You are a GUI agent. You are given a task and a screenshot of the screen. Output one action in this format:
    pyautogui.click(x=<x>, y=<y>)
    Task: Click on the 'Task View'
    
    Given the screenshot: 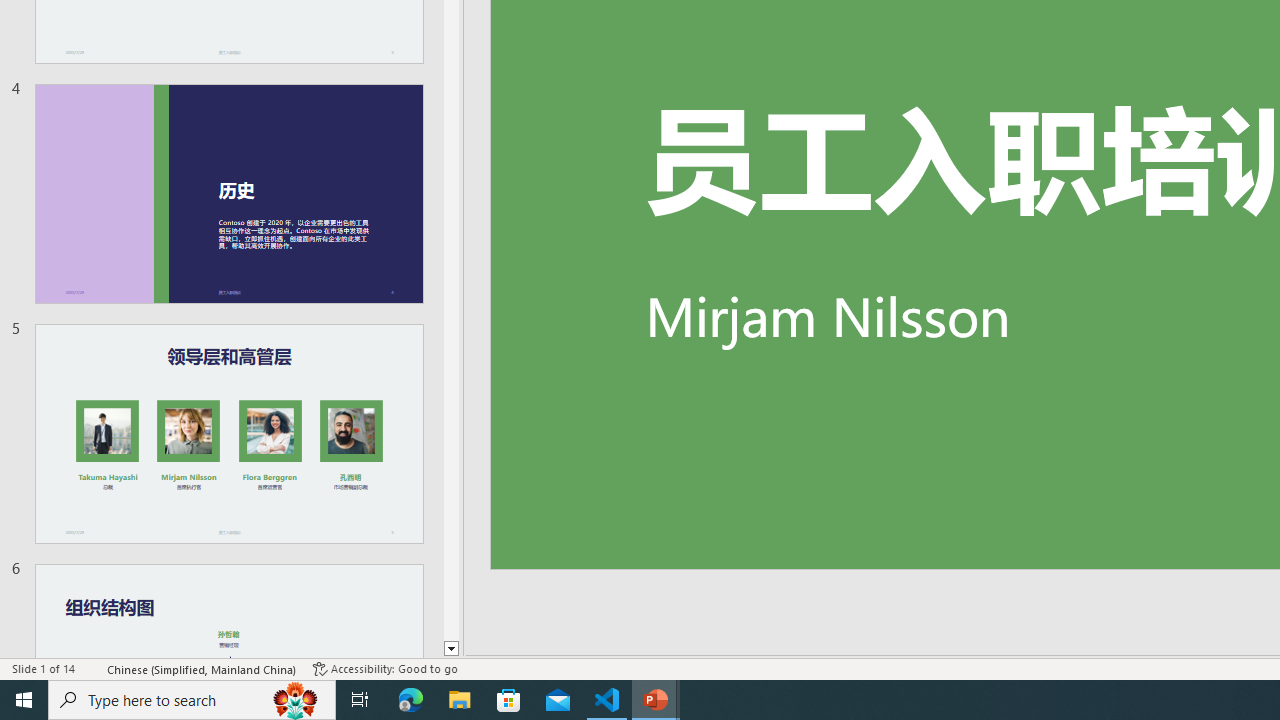 What is the action you would take?
    pyautogui.click(x=359, y=698)
    